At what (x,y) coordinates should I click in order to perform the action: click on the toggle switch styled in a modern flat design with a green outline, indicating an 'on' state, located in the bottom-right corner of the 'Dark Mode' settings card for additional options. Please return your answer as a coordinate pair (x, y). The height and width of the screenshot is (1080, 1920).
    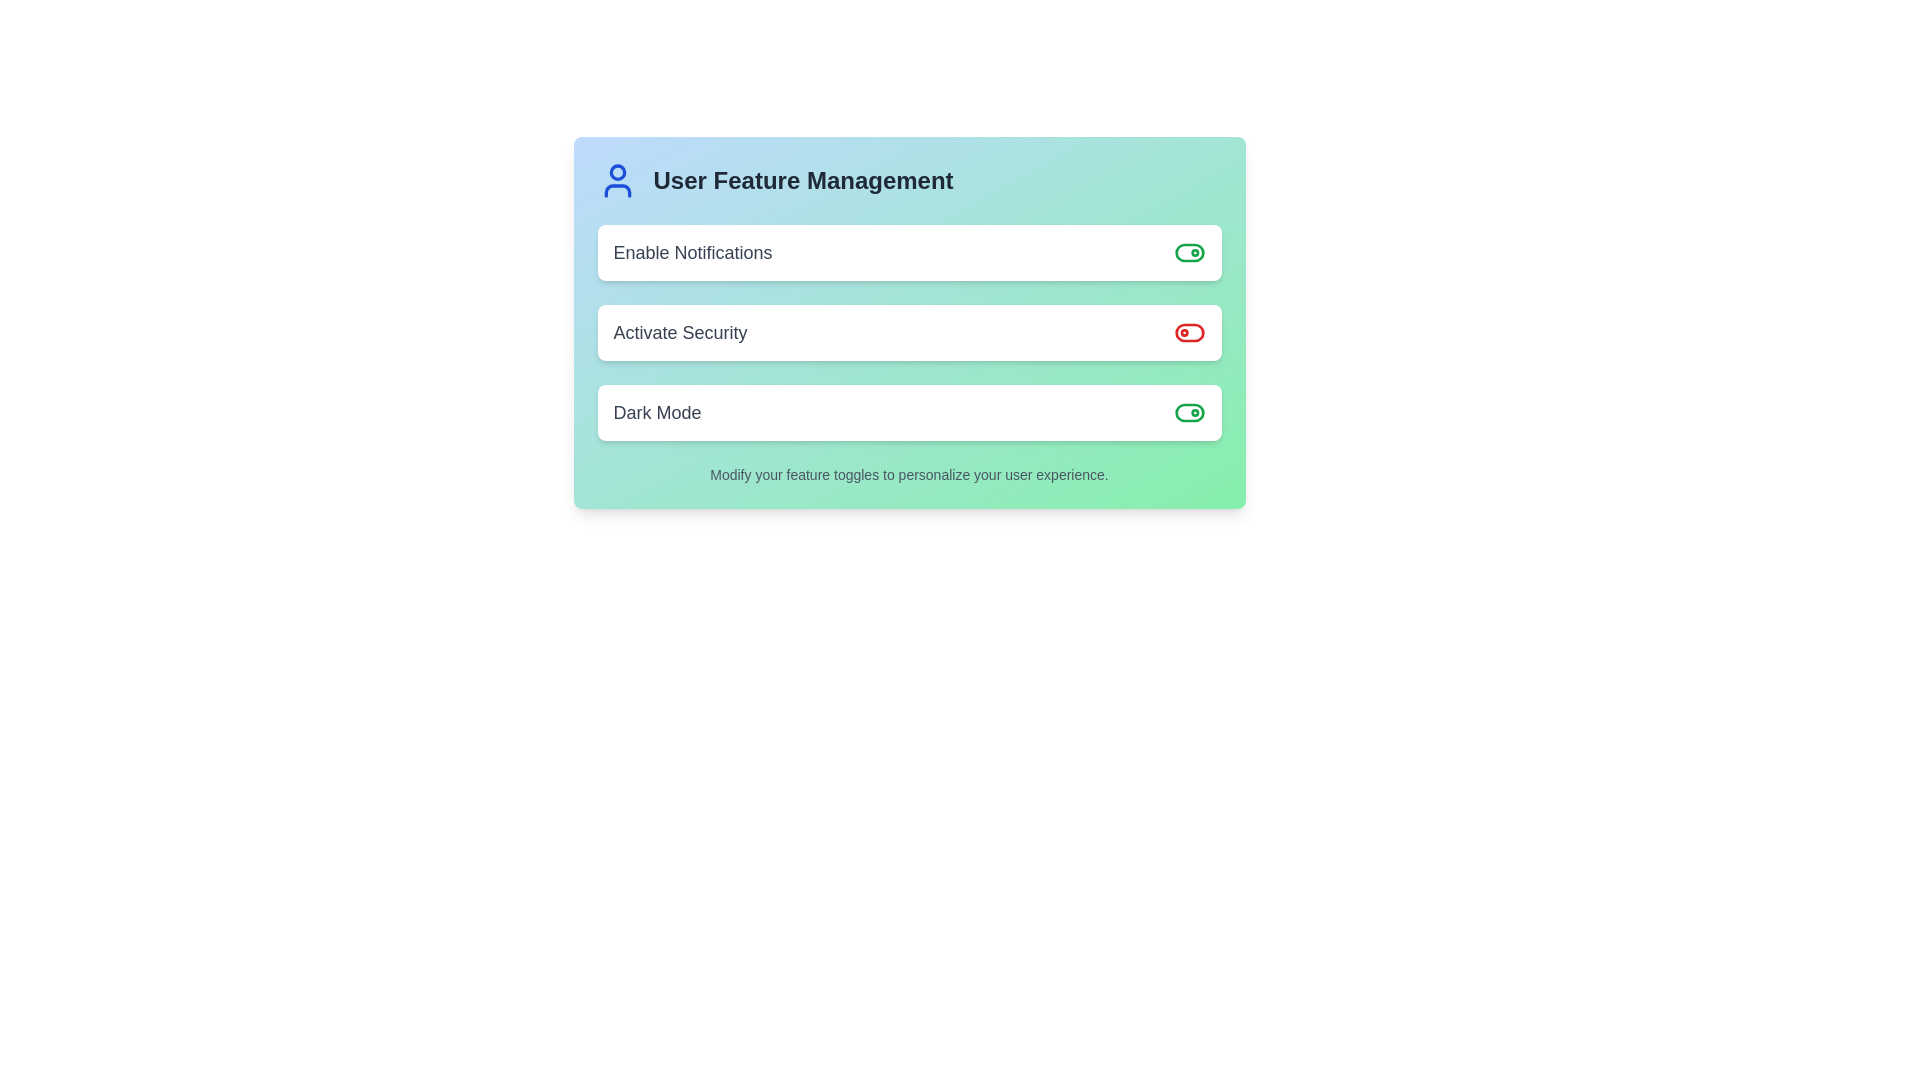
    Looking at the image, I should click on (1189, 411).